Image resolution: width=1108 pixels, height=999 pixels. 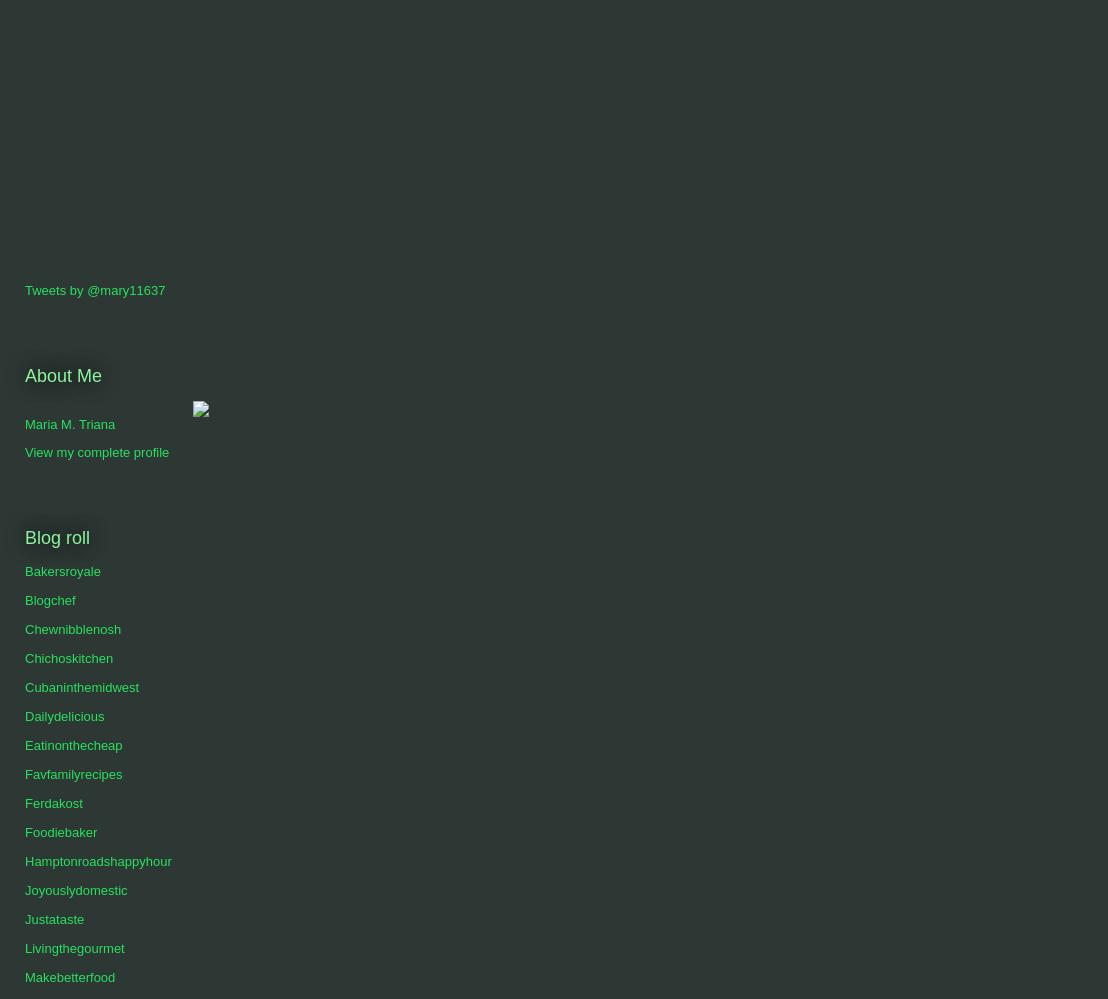 What do you see at coordinates (52, 803) in the screenshot?
I see `'Ferdakost'` at bounding box center [52, 803].